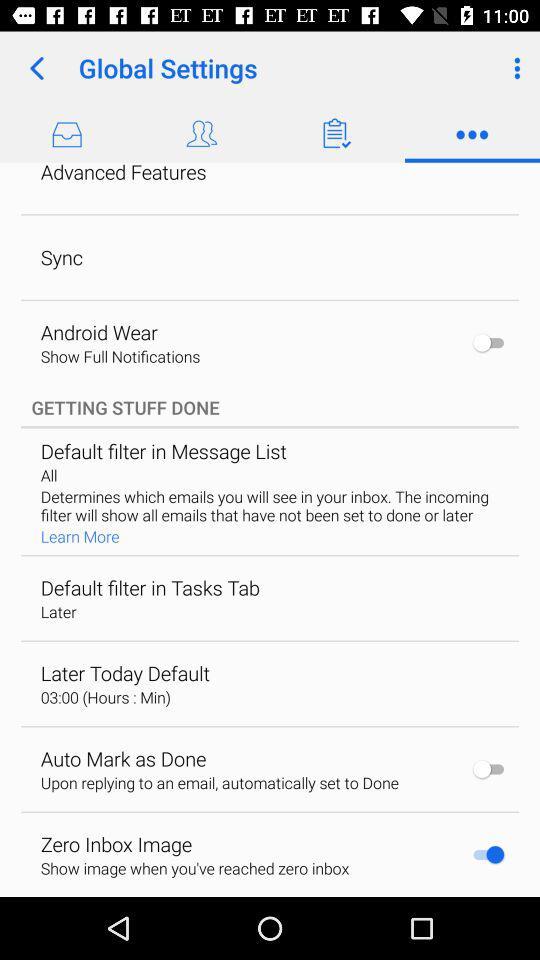 The height and width of the screenshot is (960, 540). Describe the element at coordinates (123, 757) in the screenshot. I see `auto mark as item` at that location.